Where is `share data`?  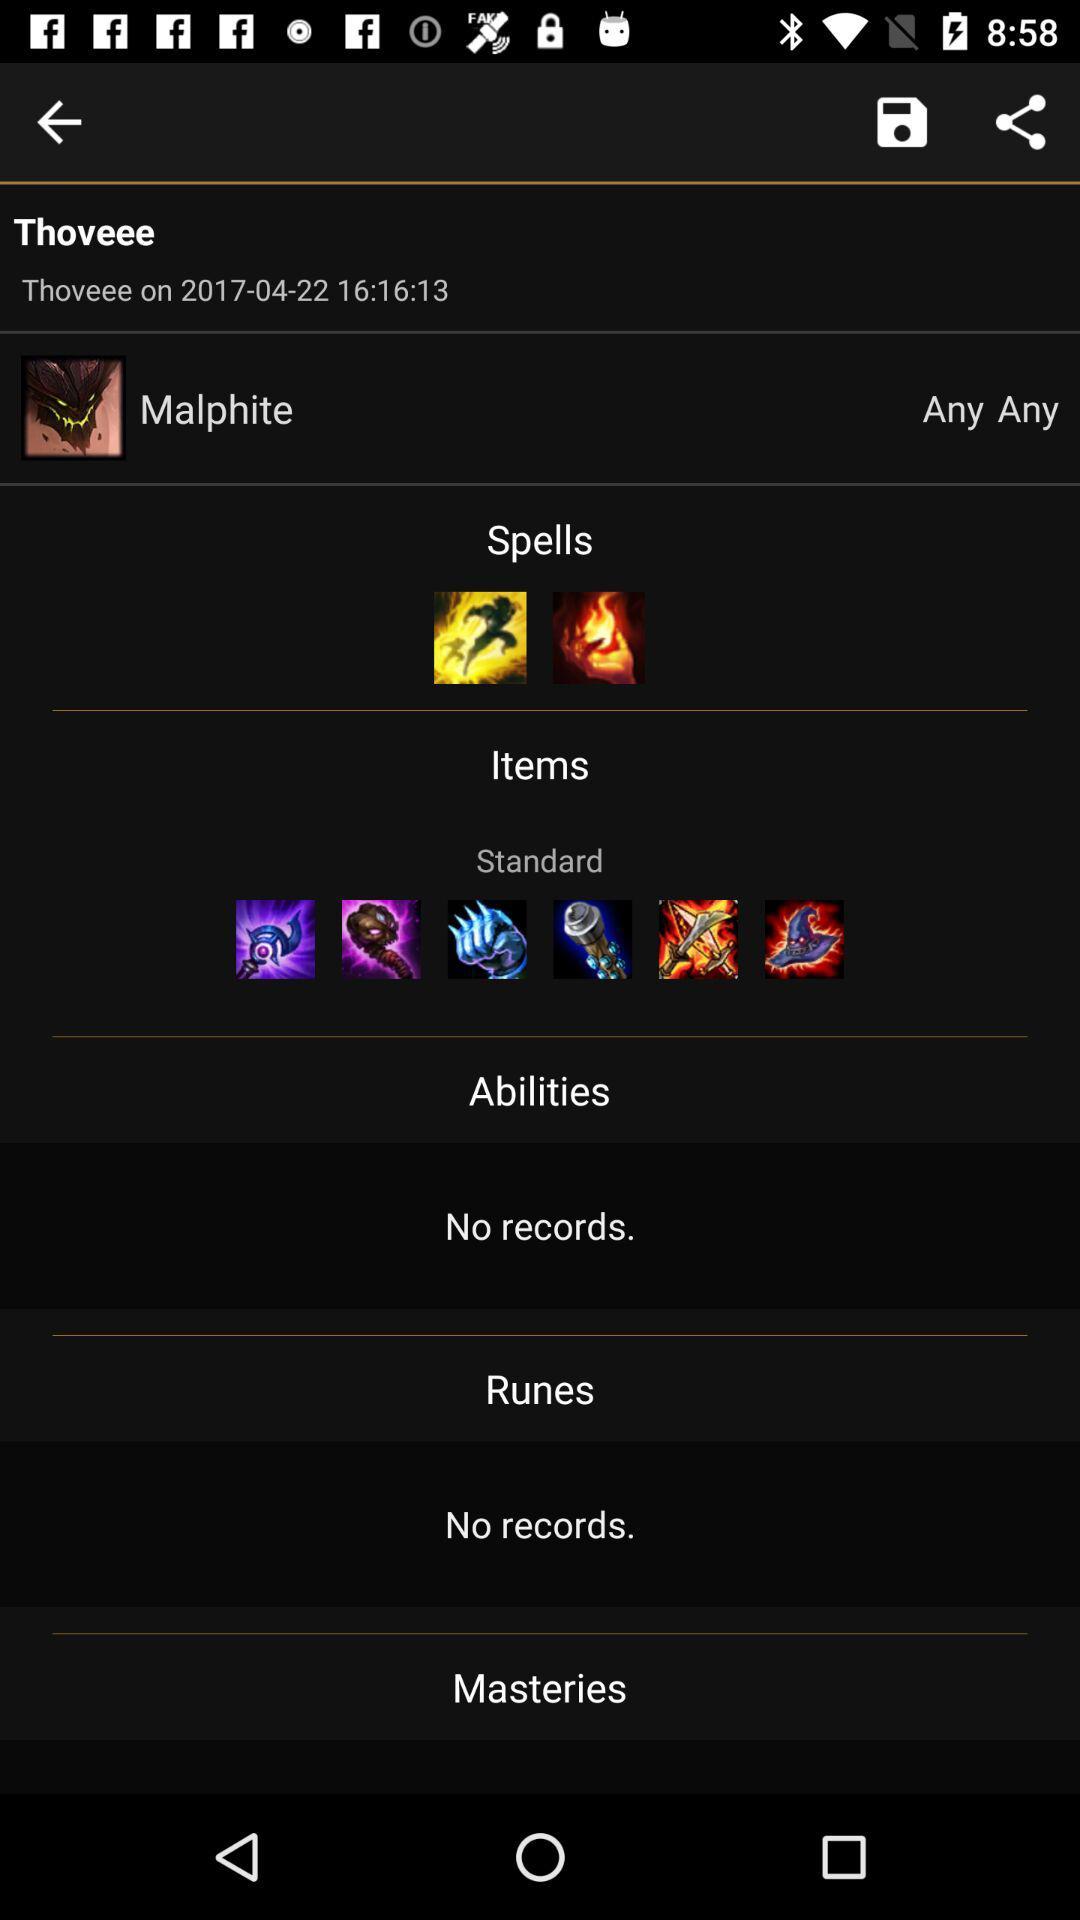 share data is located at coordinates (1020, 121).